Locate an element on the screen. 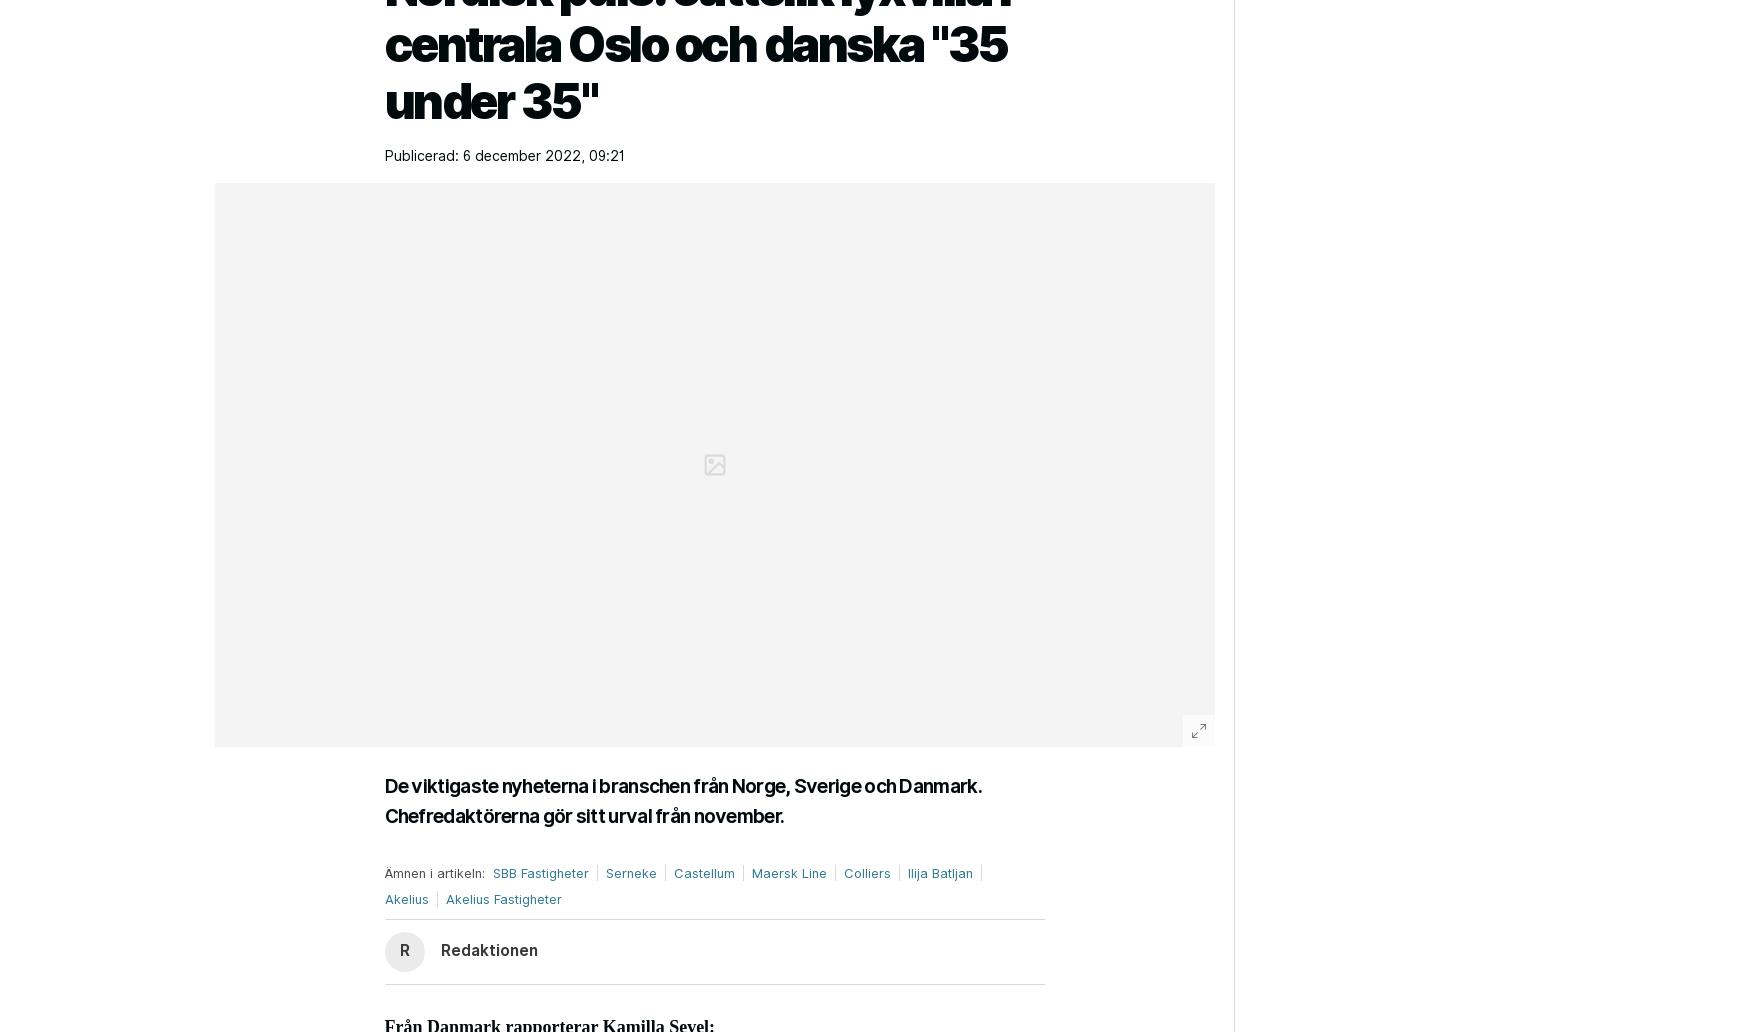 This screenshot has width=1750, height=1032. 'Publicerad:' is located at coordinates (420, 154).